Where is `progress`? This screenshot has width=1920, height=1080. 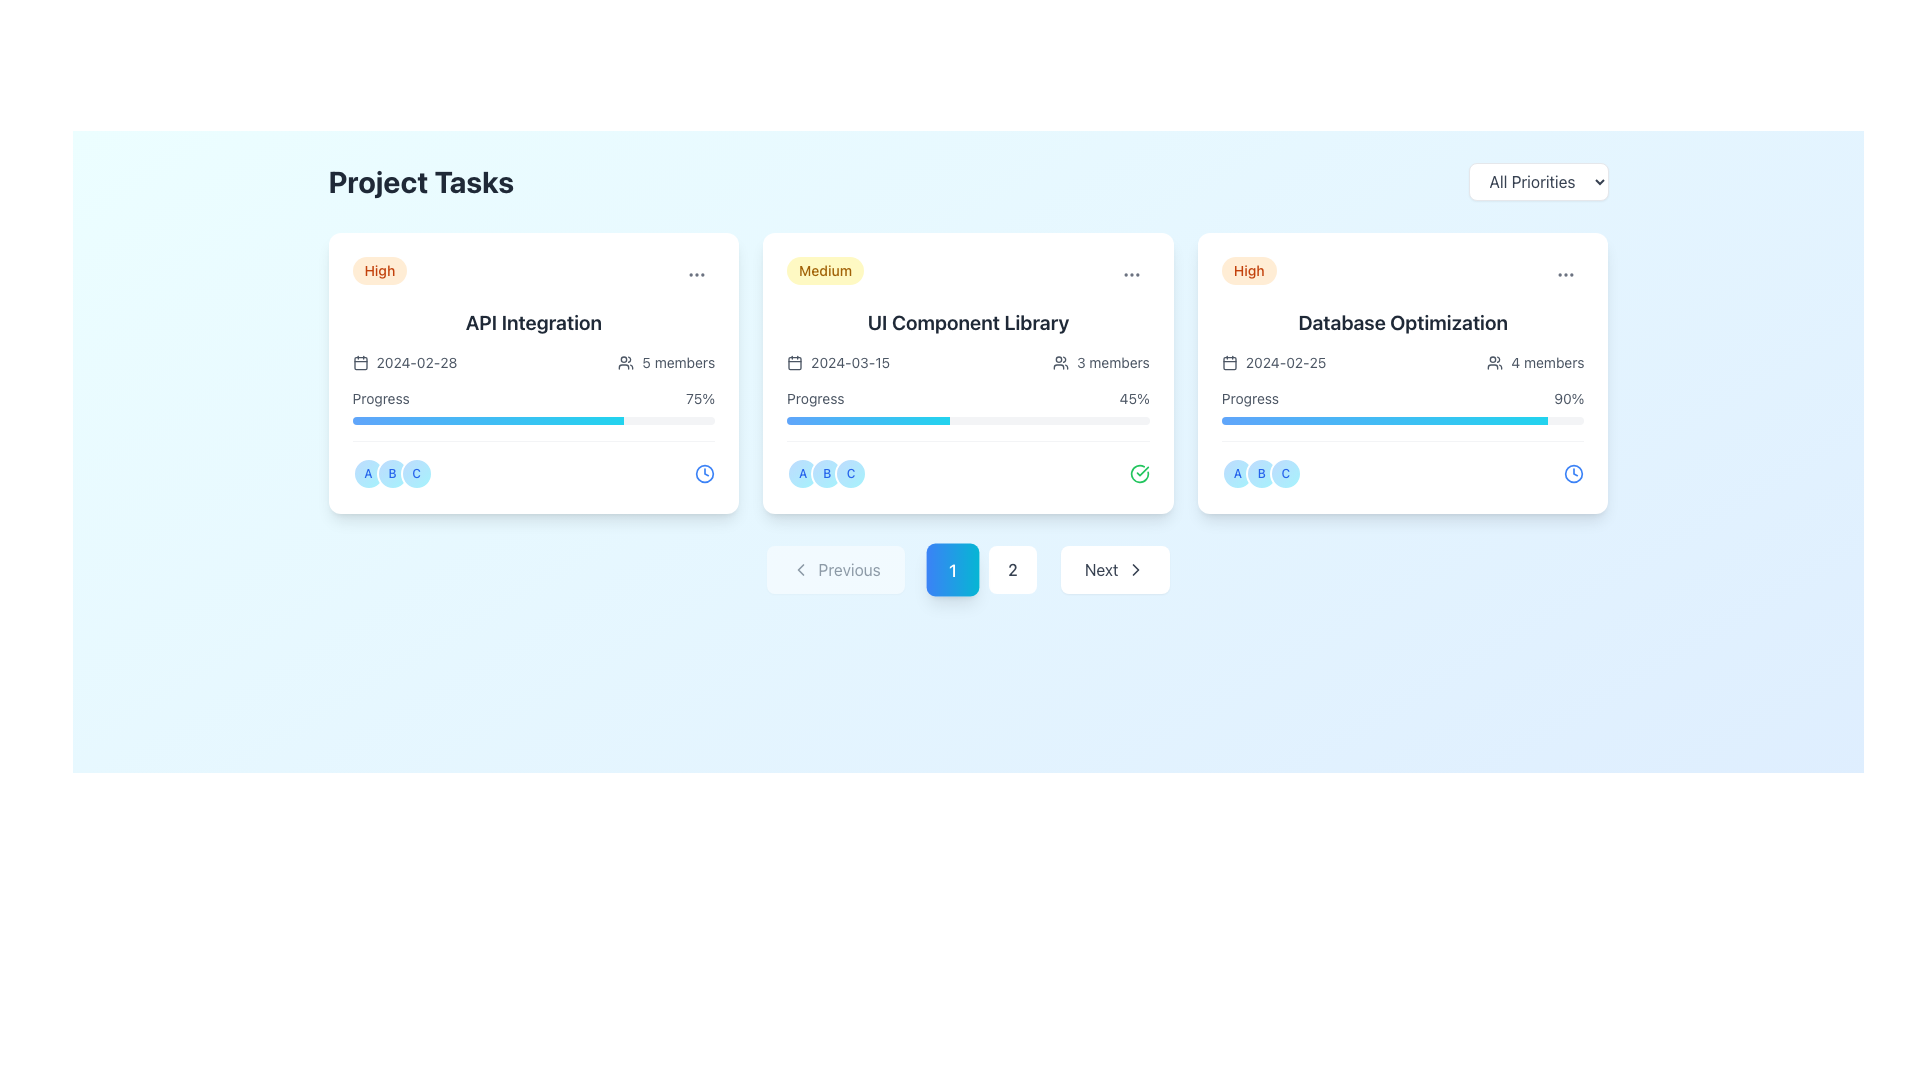
progress is located at coordinates (1466, 419).